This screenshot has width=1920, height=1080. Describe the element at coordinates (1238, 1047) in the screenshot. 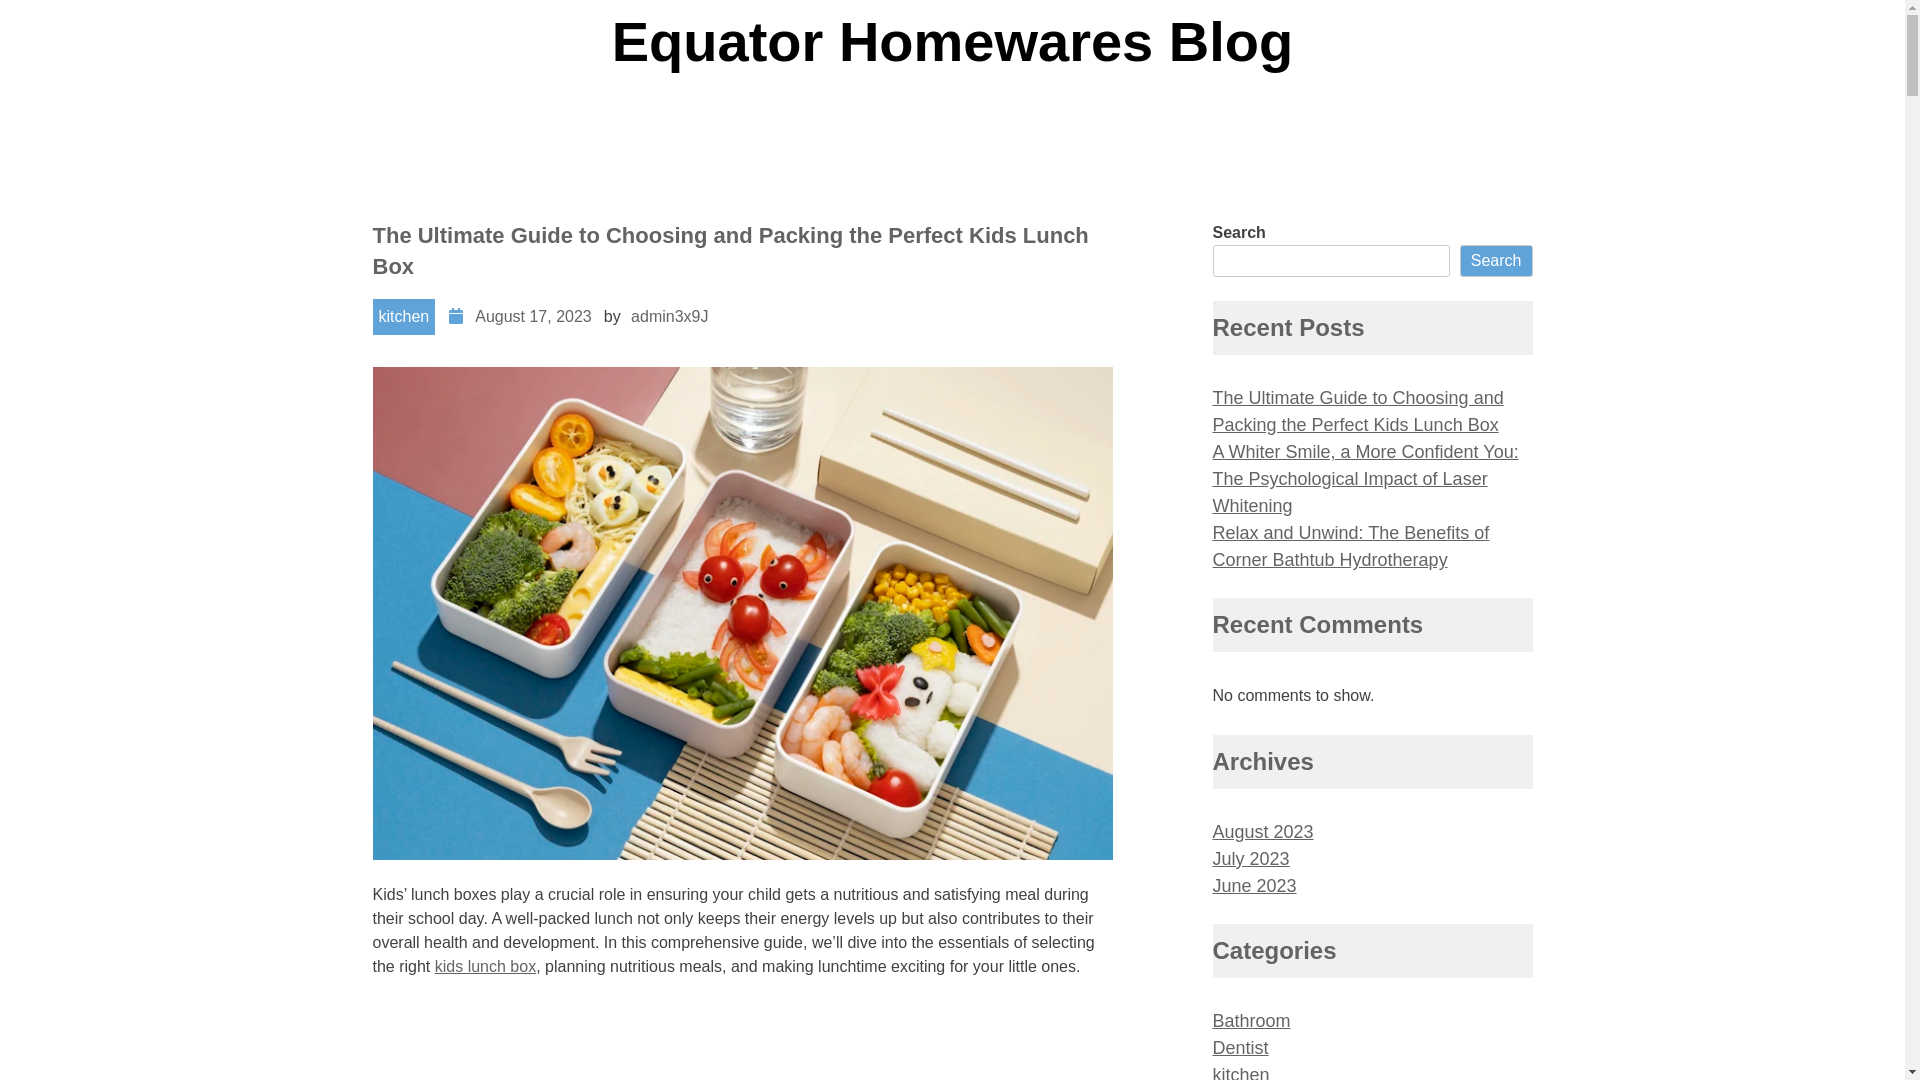

I see `'Dentist'` at that location.